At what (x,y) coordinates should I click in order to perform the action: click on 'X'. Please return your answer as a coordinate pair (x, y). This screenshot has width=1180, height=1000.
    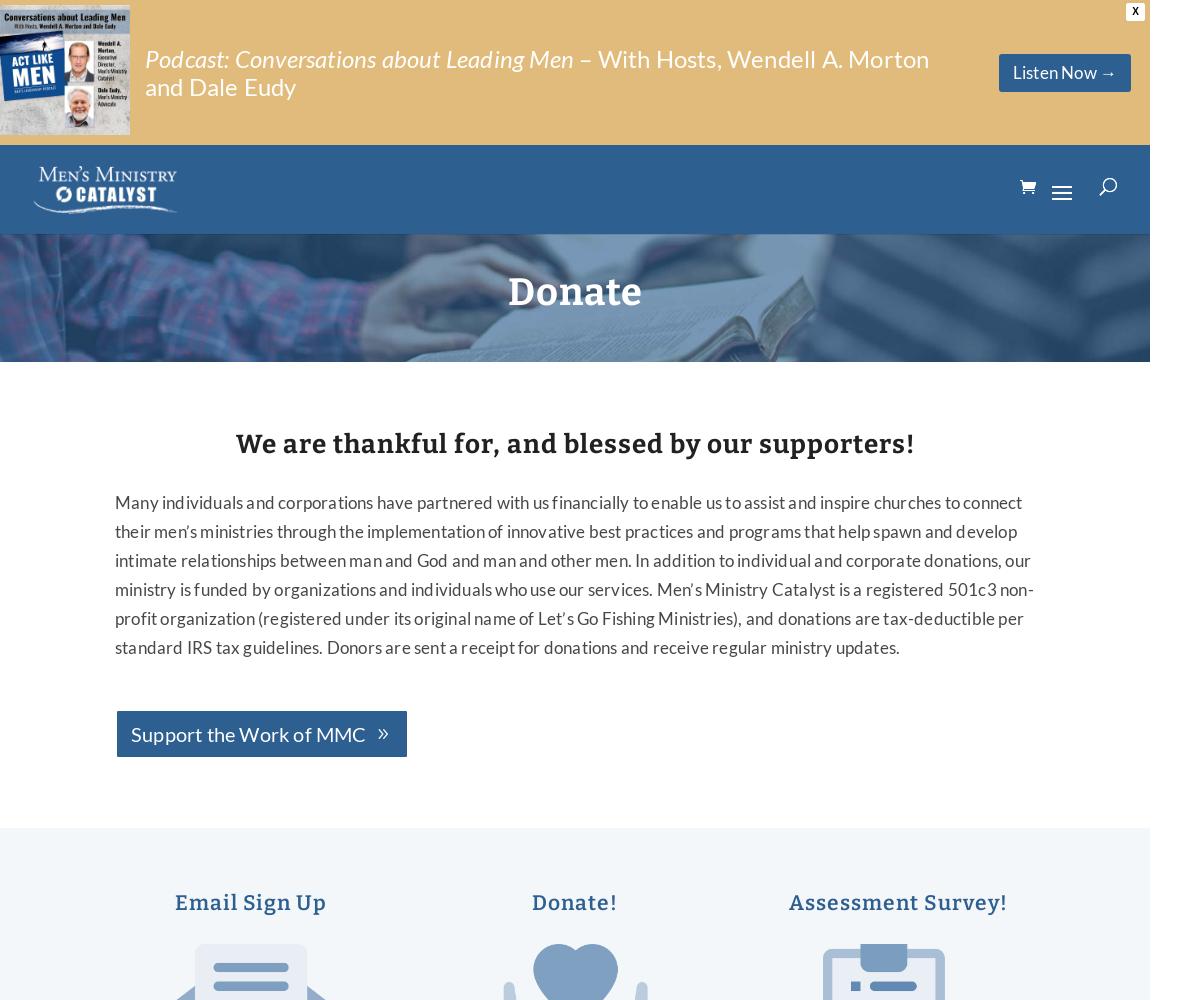
    Looking at the image, I should click on (1131, 11).